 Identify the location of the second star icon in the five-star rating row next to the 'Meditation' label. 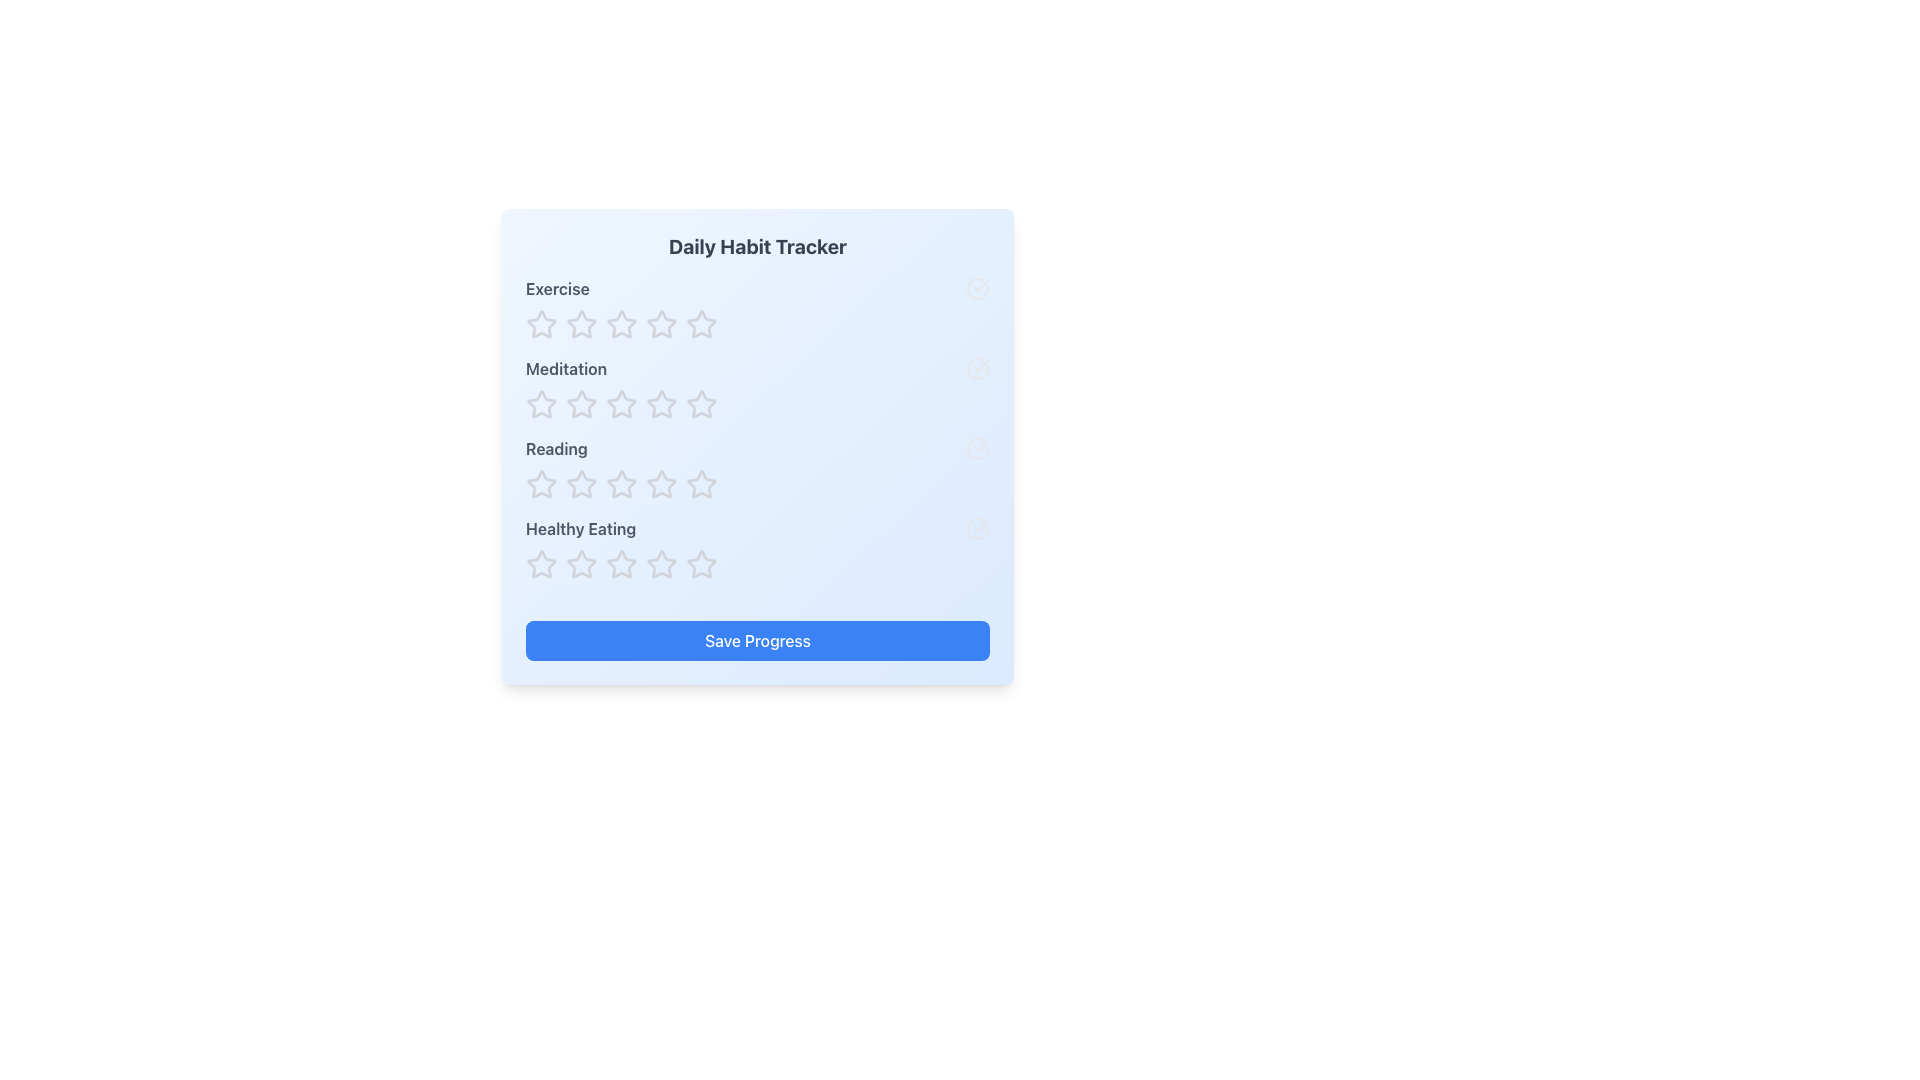
(662, 404).